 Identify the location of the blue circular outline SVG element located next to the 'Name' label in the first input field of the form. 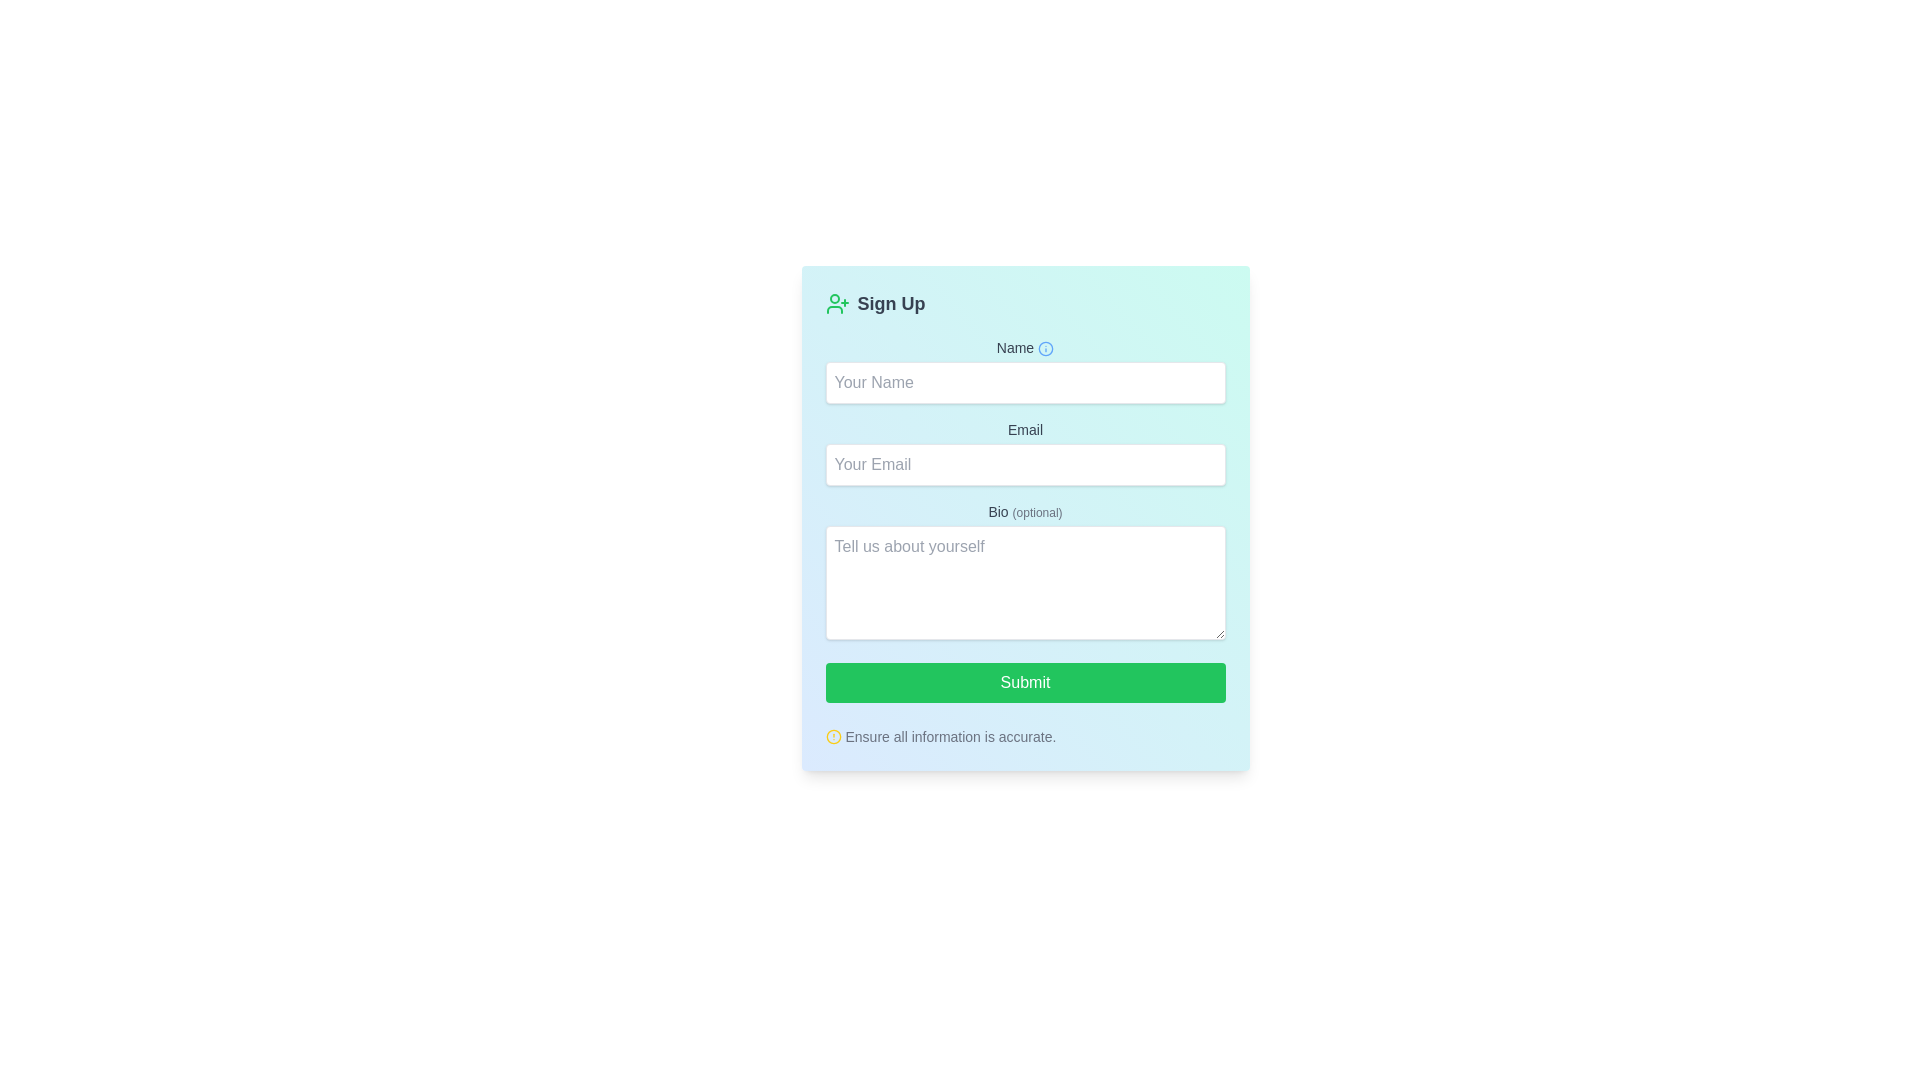
(1045, 348).